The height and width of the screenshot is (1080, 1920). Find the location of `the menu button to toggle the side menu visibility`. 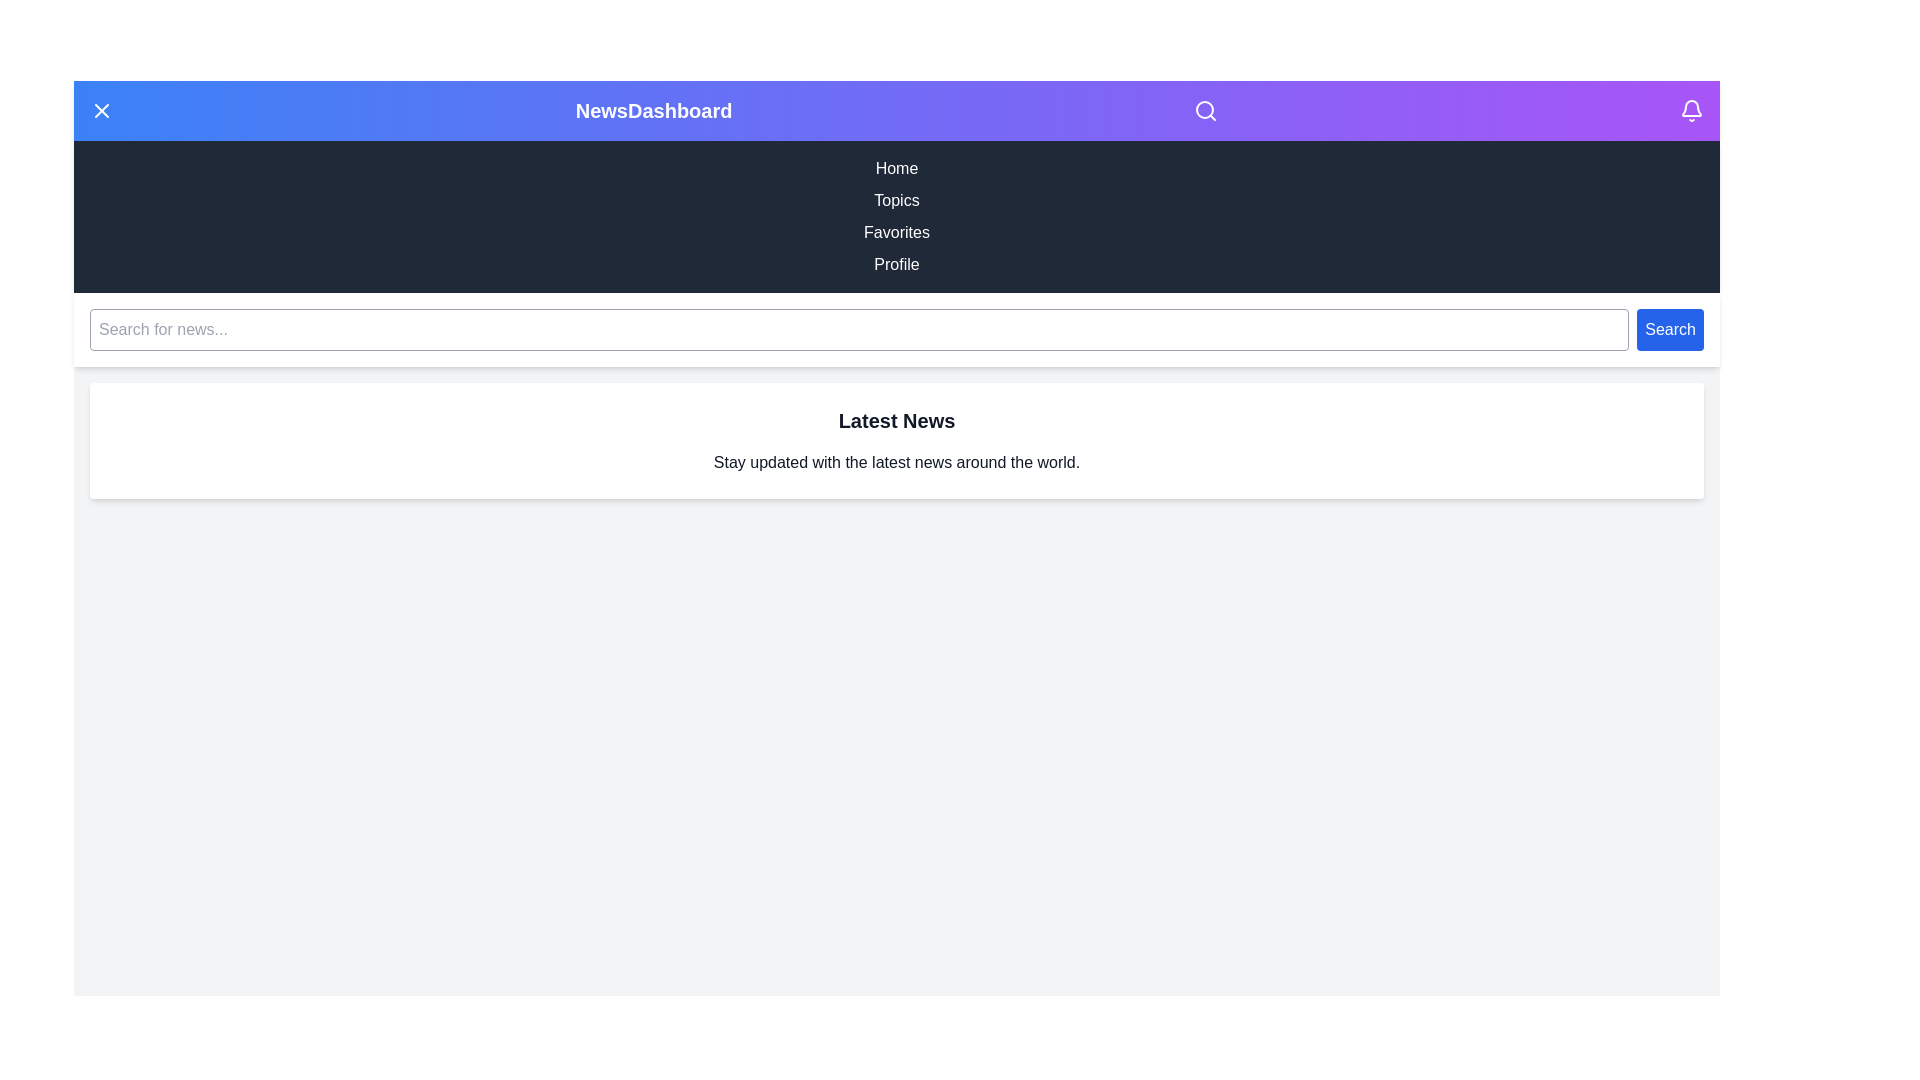

the menu button to toggle the side menu visibility is located at coordinates (100, 111).